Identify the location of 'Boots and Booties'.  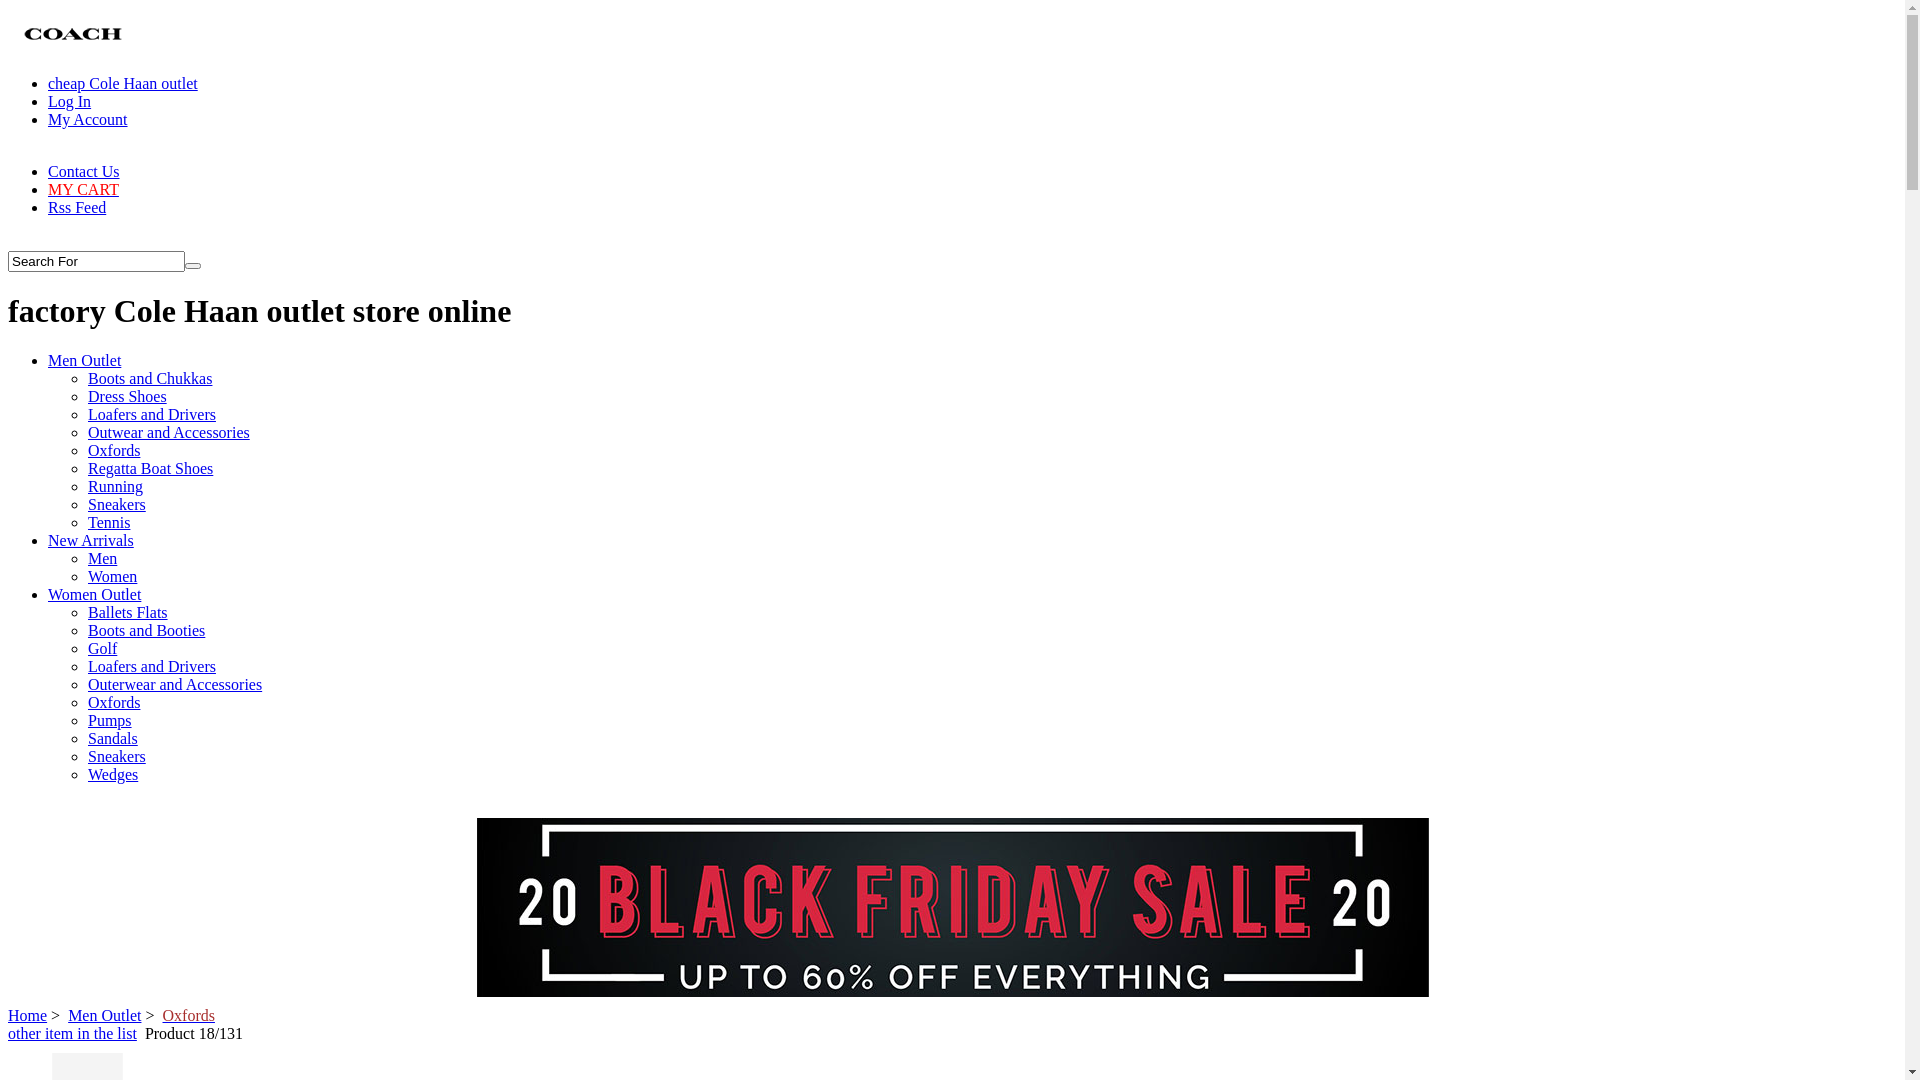
(86, 630).